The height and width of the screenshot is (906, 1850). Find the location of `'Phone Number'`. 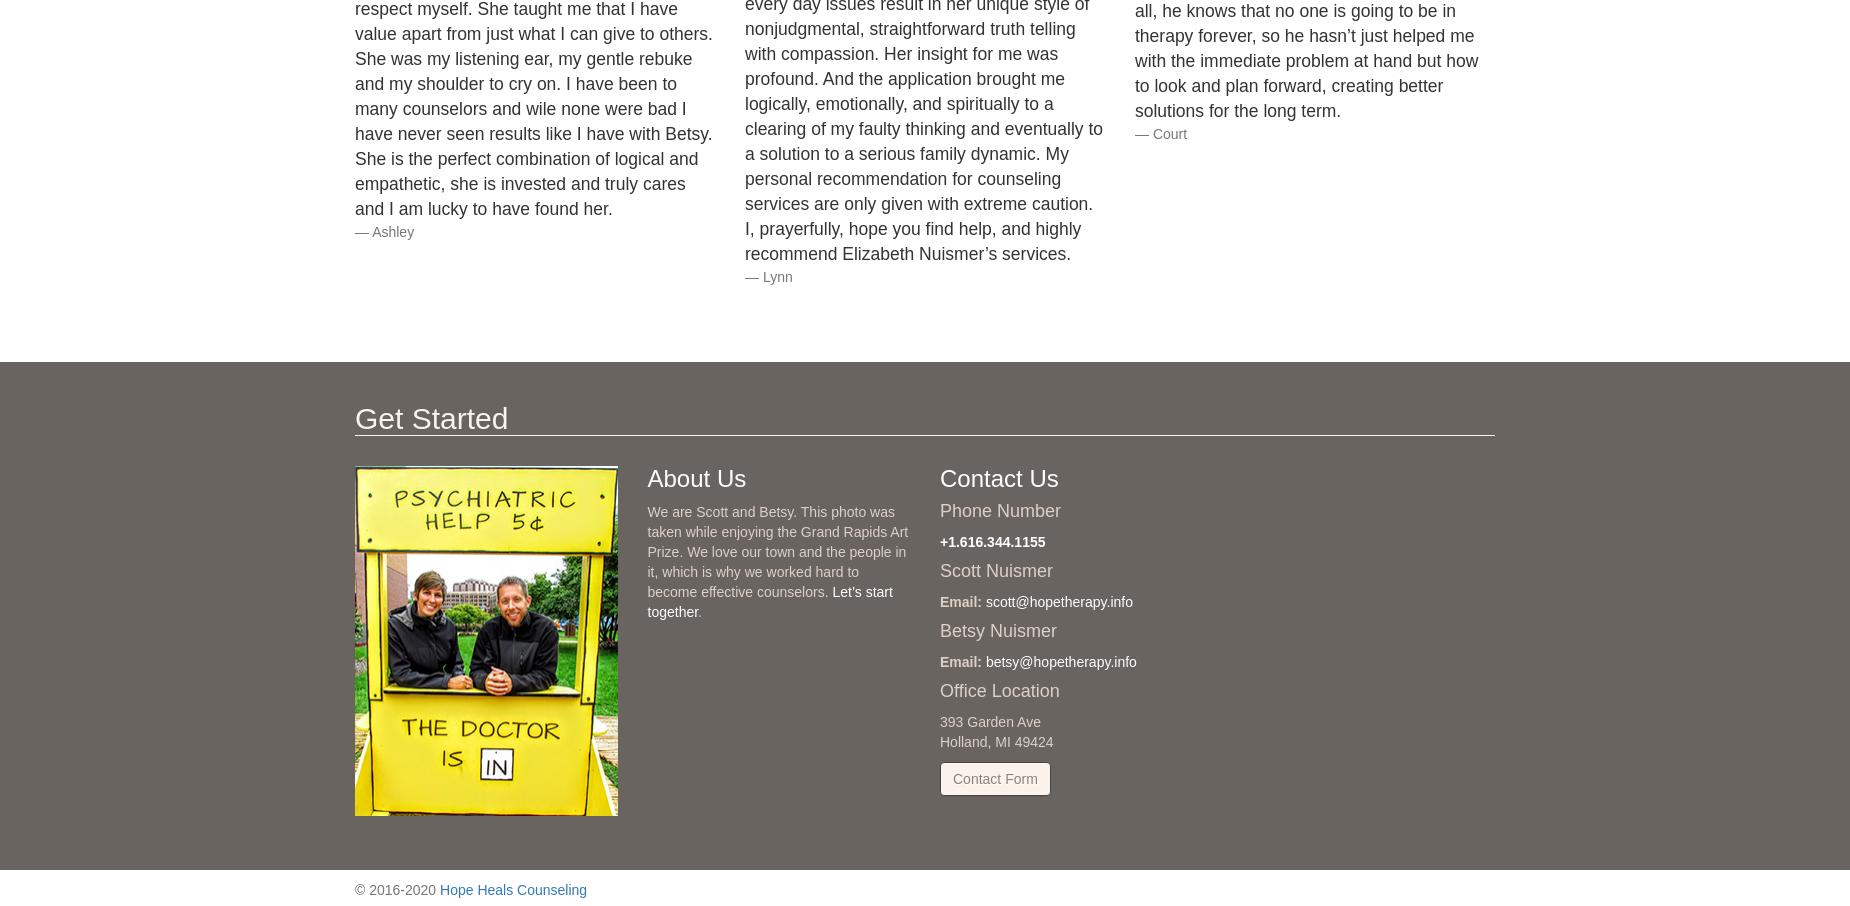

'Phone Number' is located at coordinates (999, 510).